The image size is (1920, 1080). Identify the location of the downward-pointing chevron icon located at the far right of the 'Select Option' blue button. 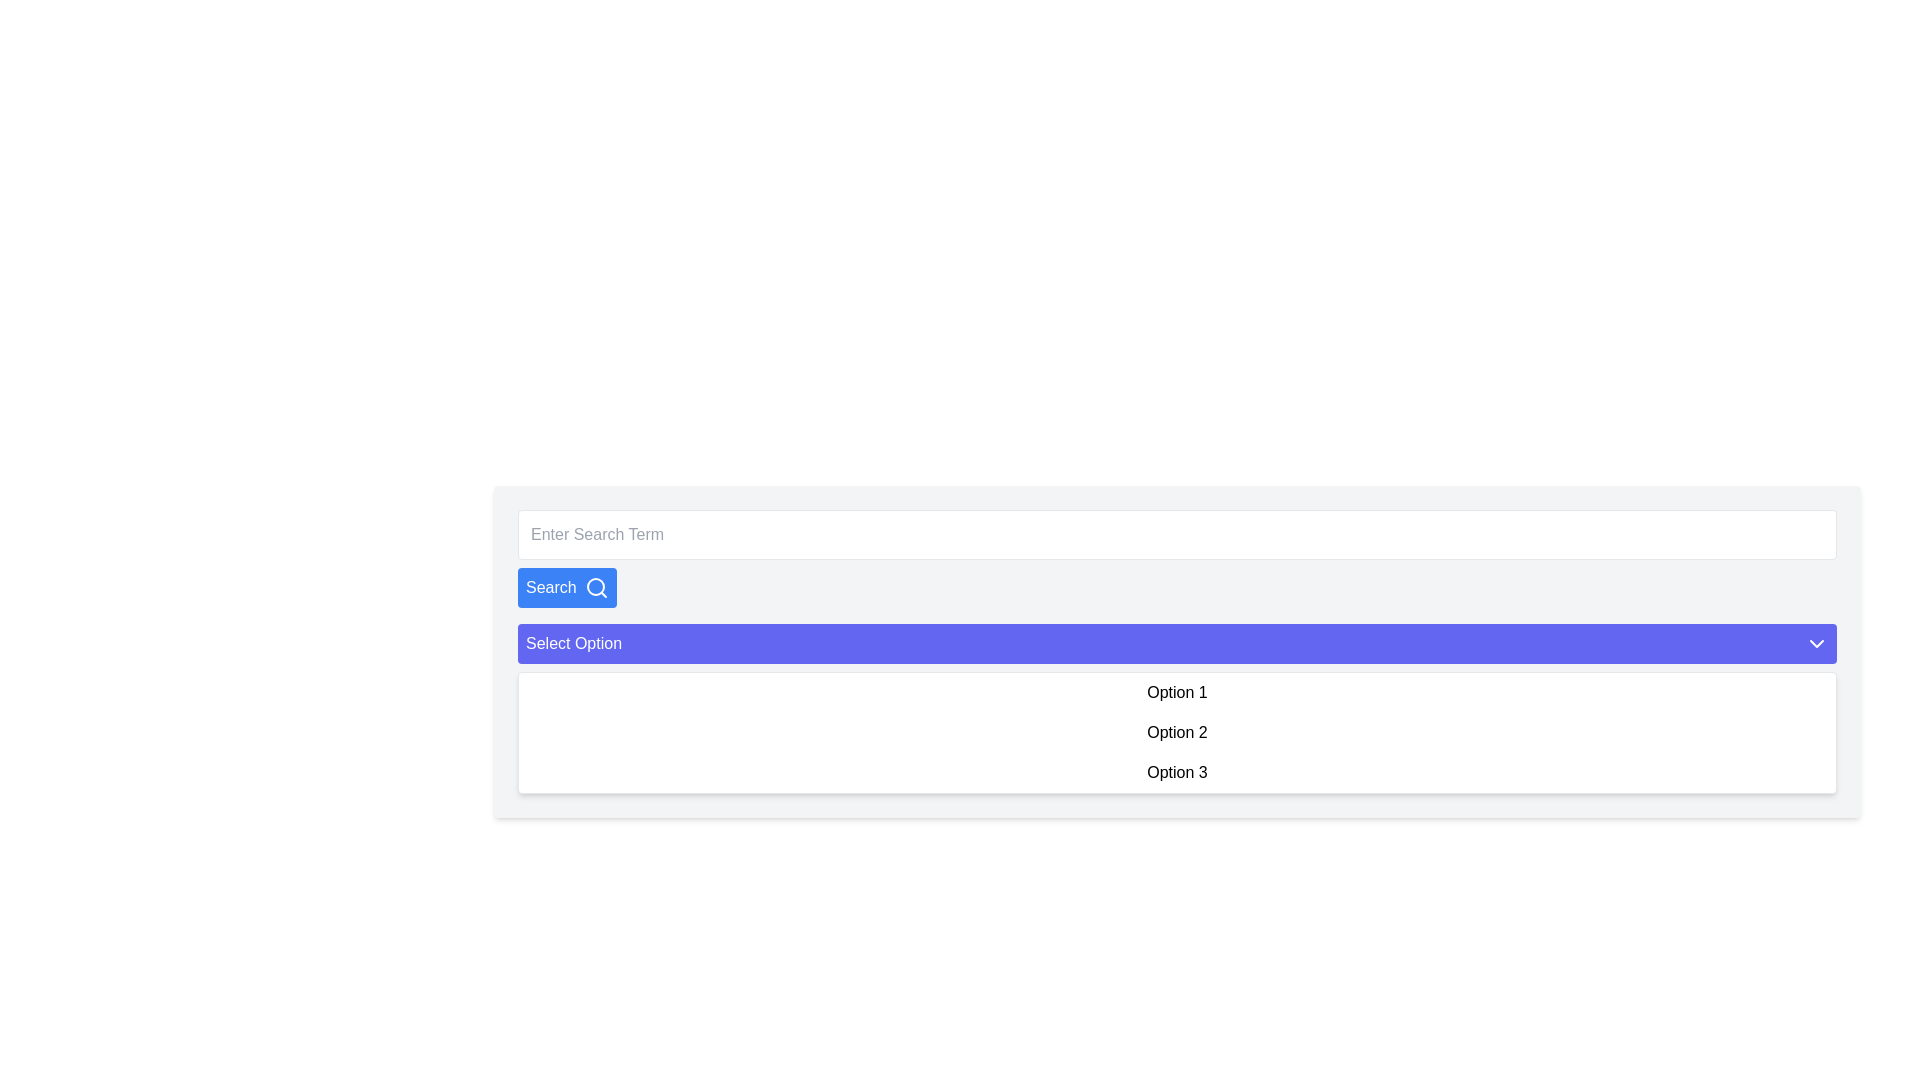
(1817, 644).